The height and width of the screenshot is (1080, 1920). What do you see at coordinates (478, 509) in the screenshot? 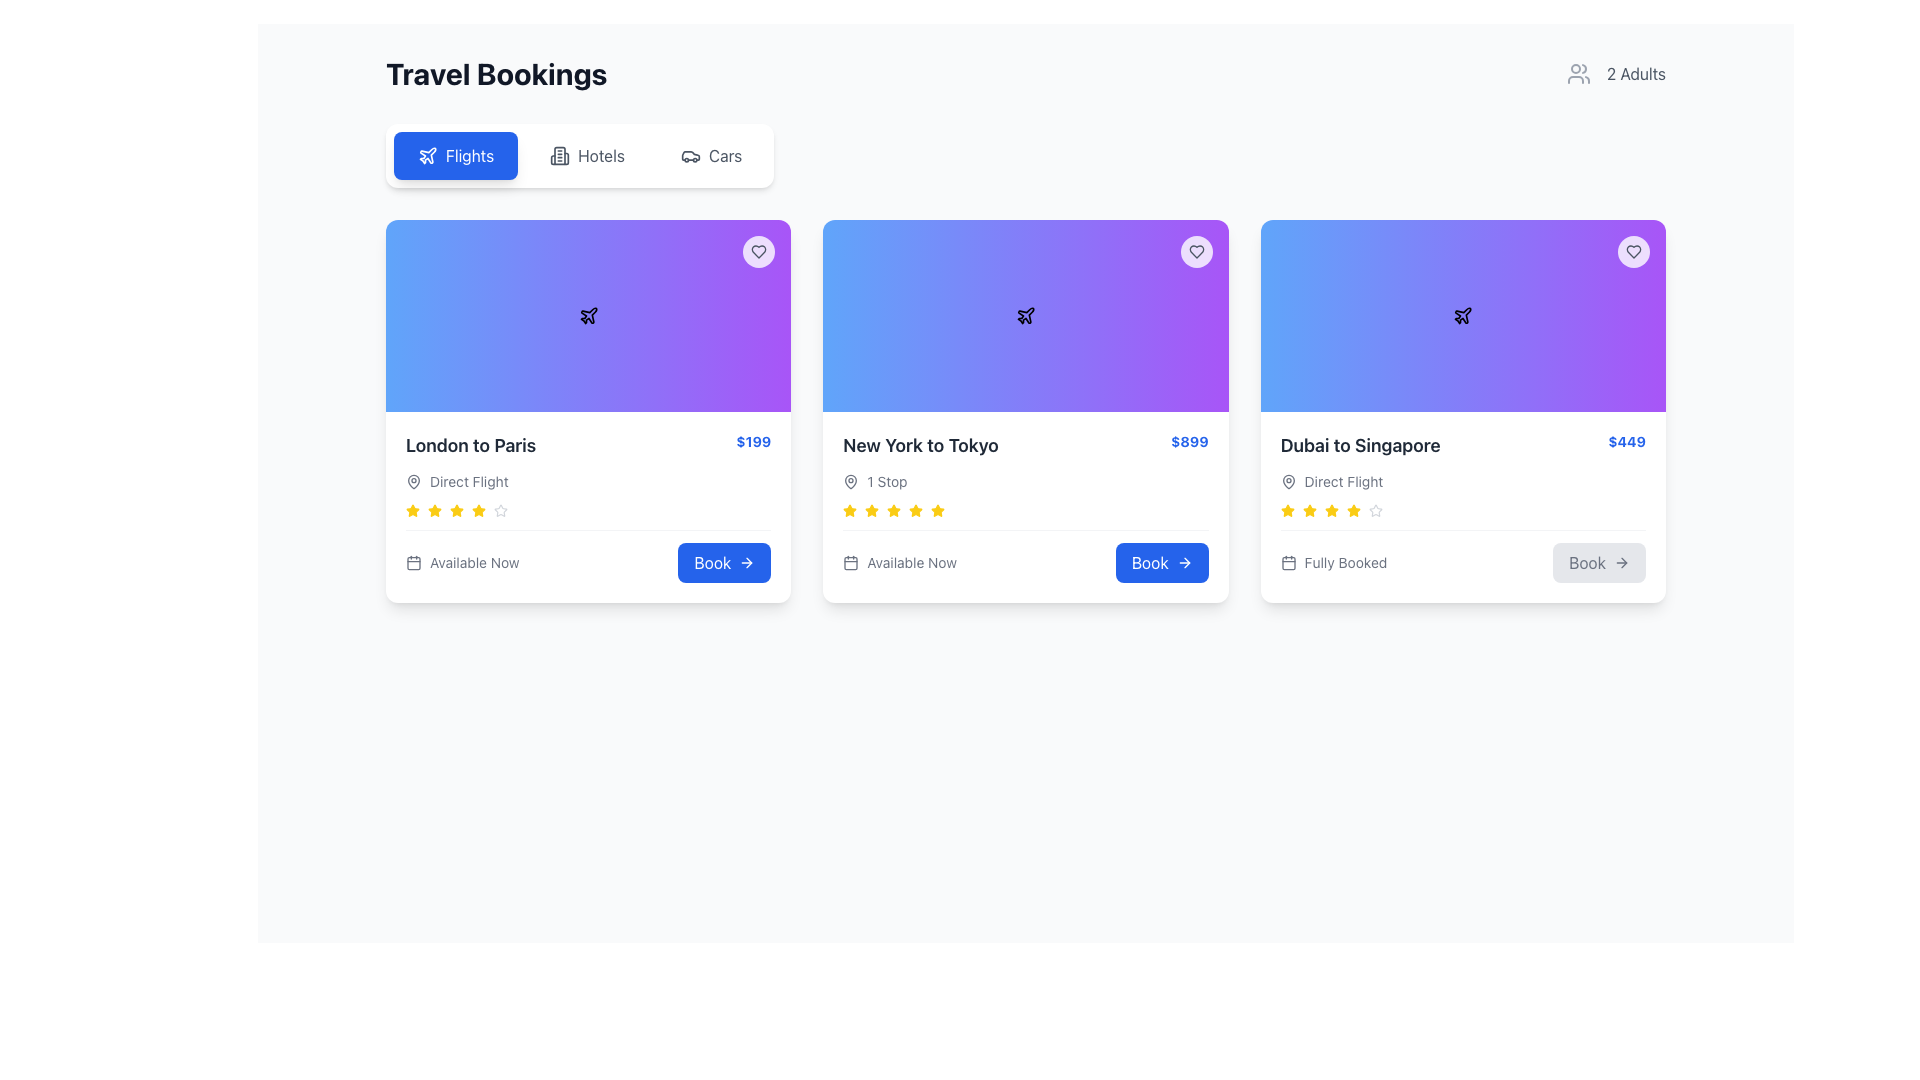
I see `the fifth yellow star icon in the rating section of the 'London to Paris' flight card` at bounding box center [478, 509].